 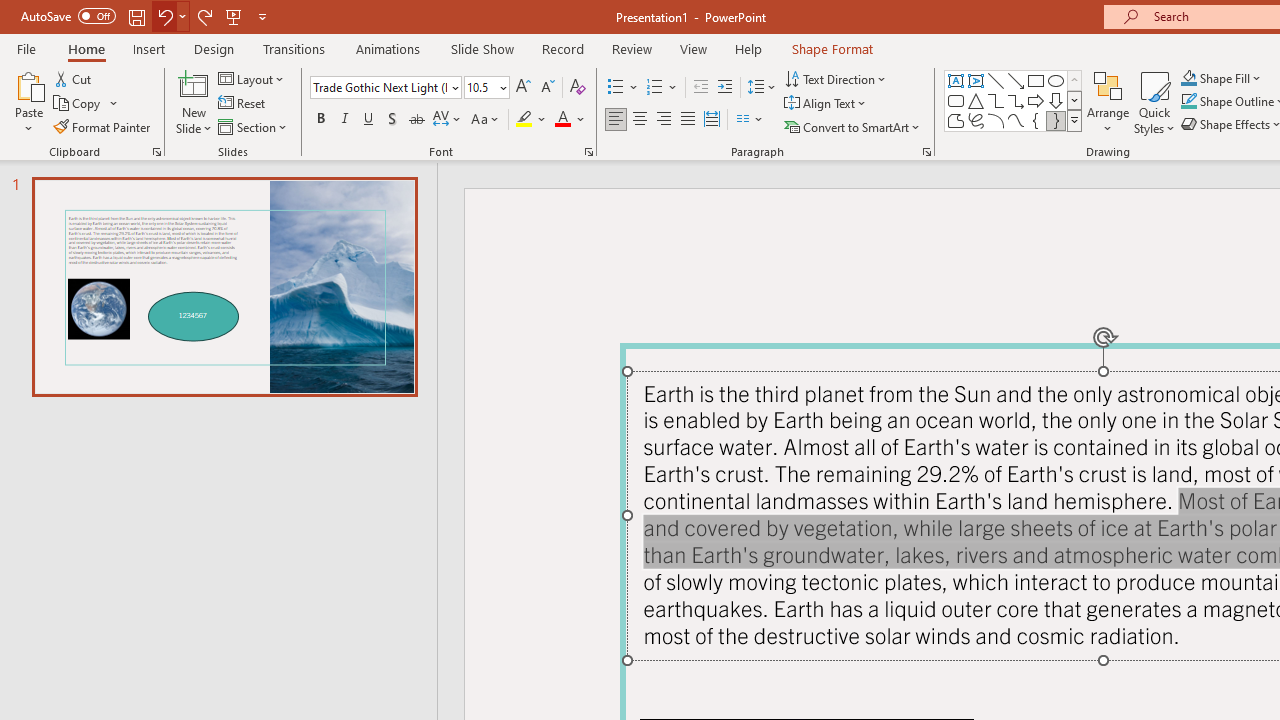 I want to click on 'Layout', so click(x=251, y=78).